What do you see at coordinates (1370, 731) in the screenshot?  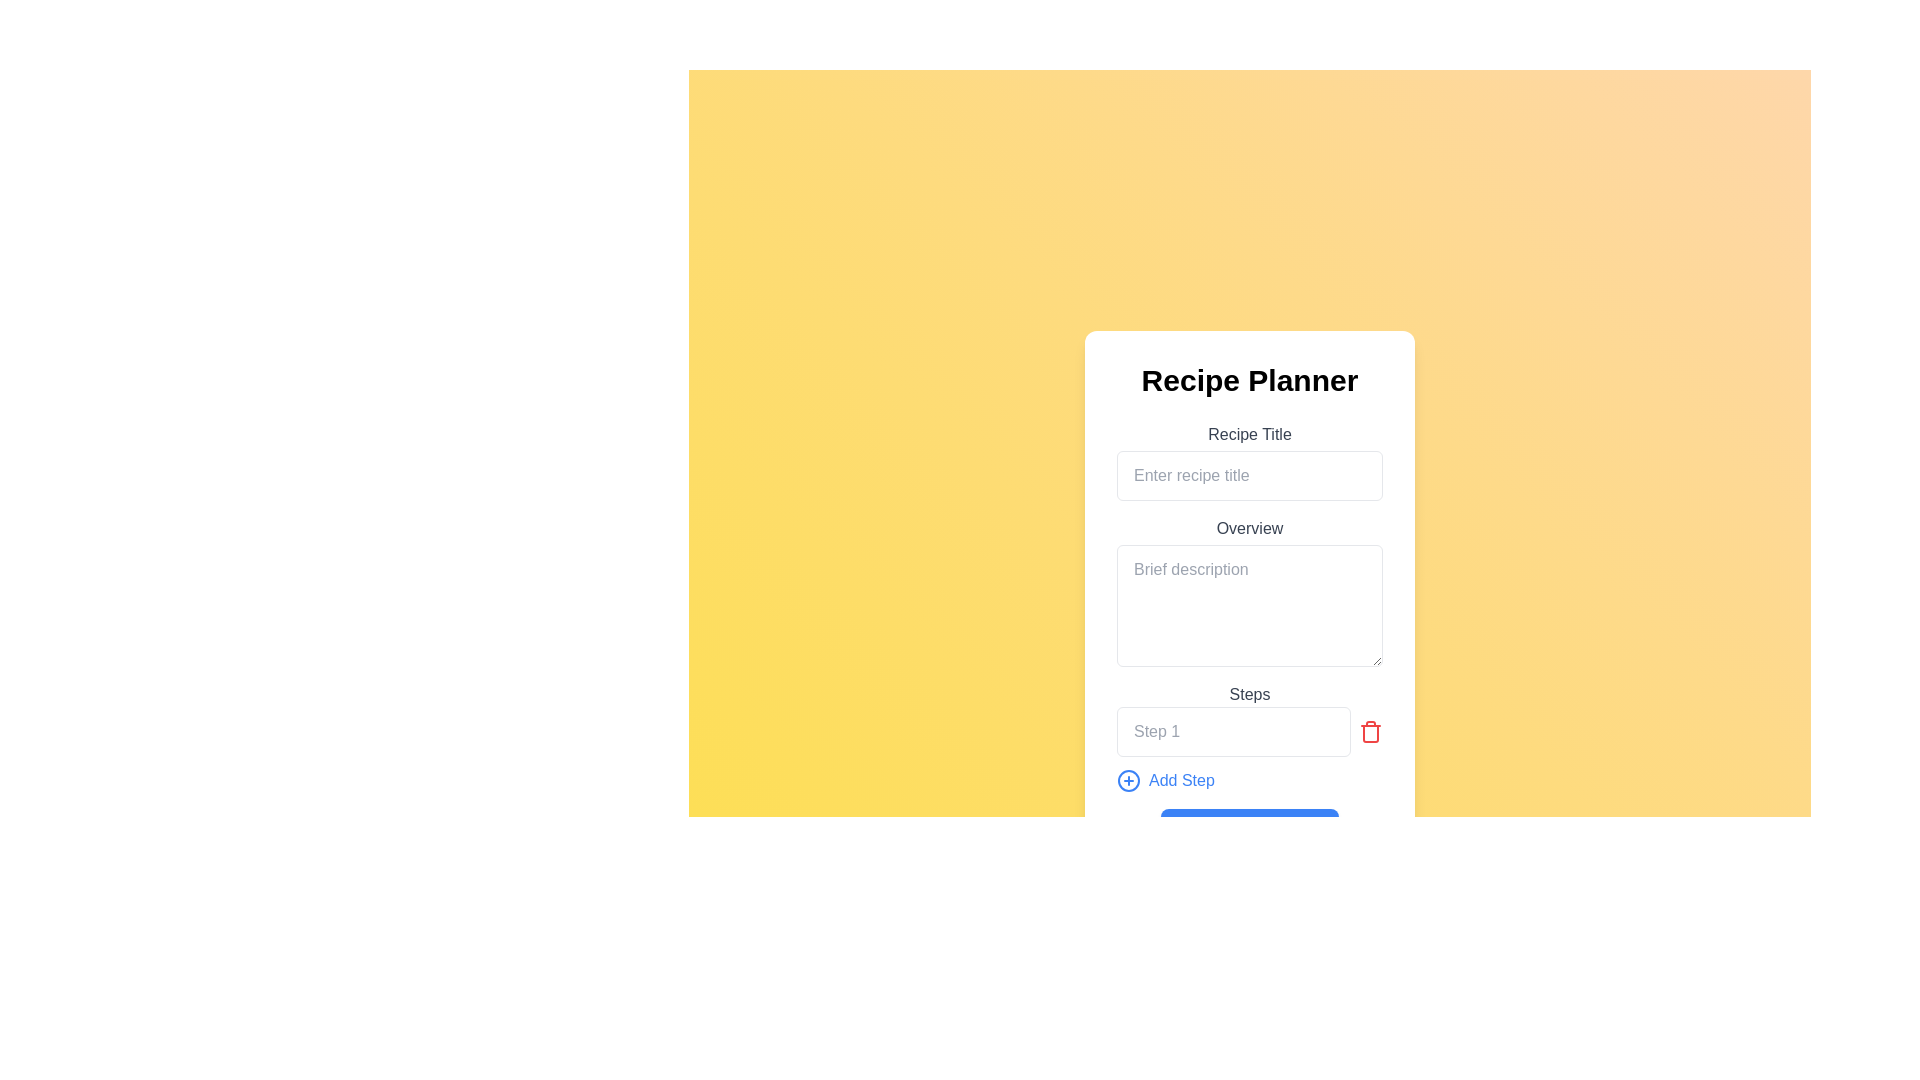 I see `the delete icon button located directly to the right of the input box labeled 'Step 1'` at bounding box center [1370, 731].